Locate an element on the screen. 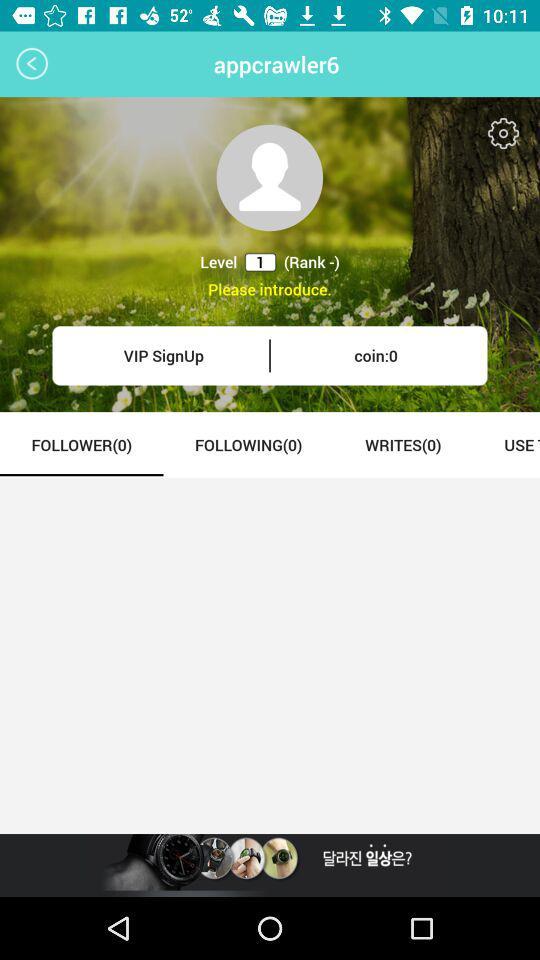  item next to the writes(0) icon is located at coordinates (505, 444).